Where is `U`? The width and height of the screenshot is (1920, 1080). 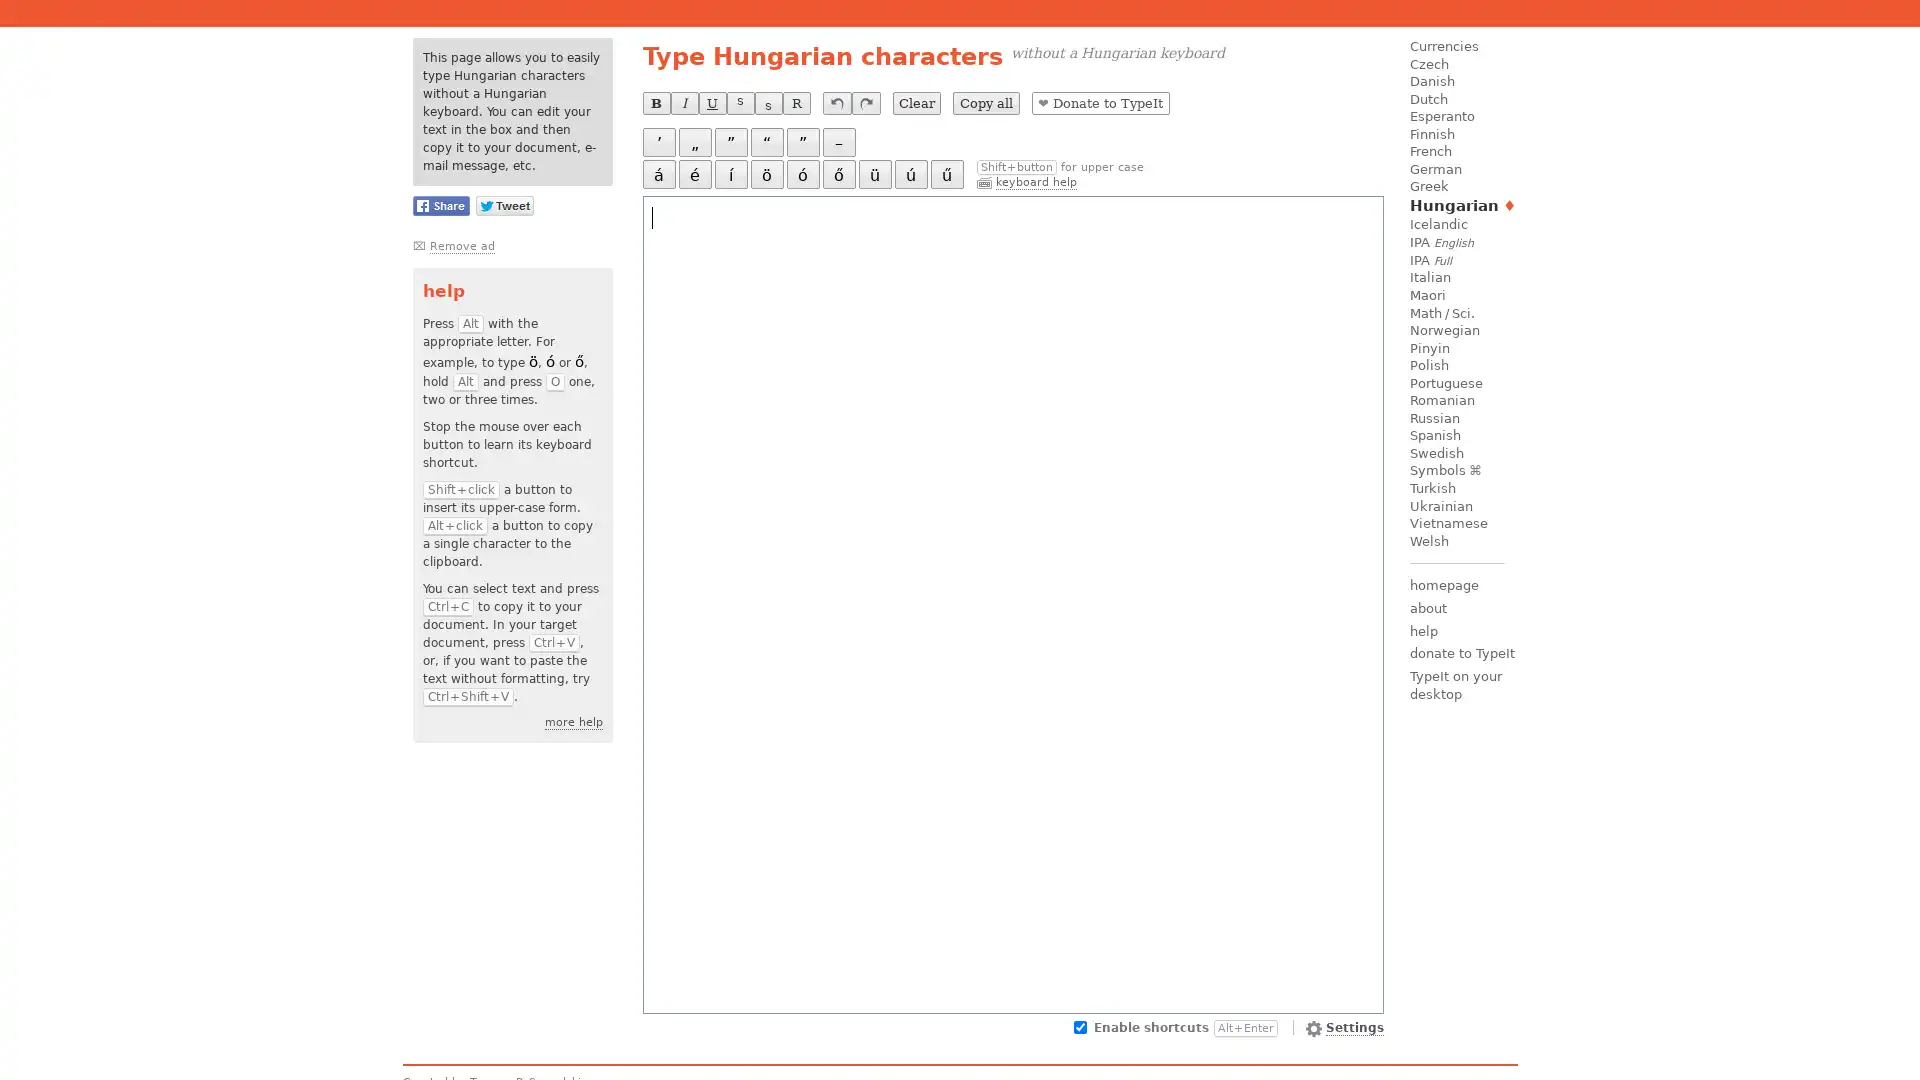
U is located at coordinates (711, 103).